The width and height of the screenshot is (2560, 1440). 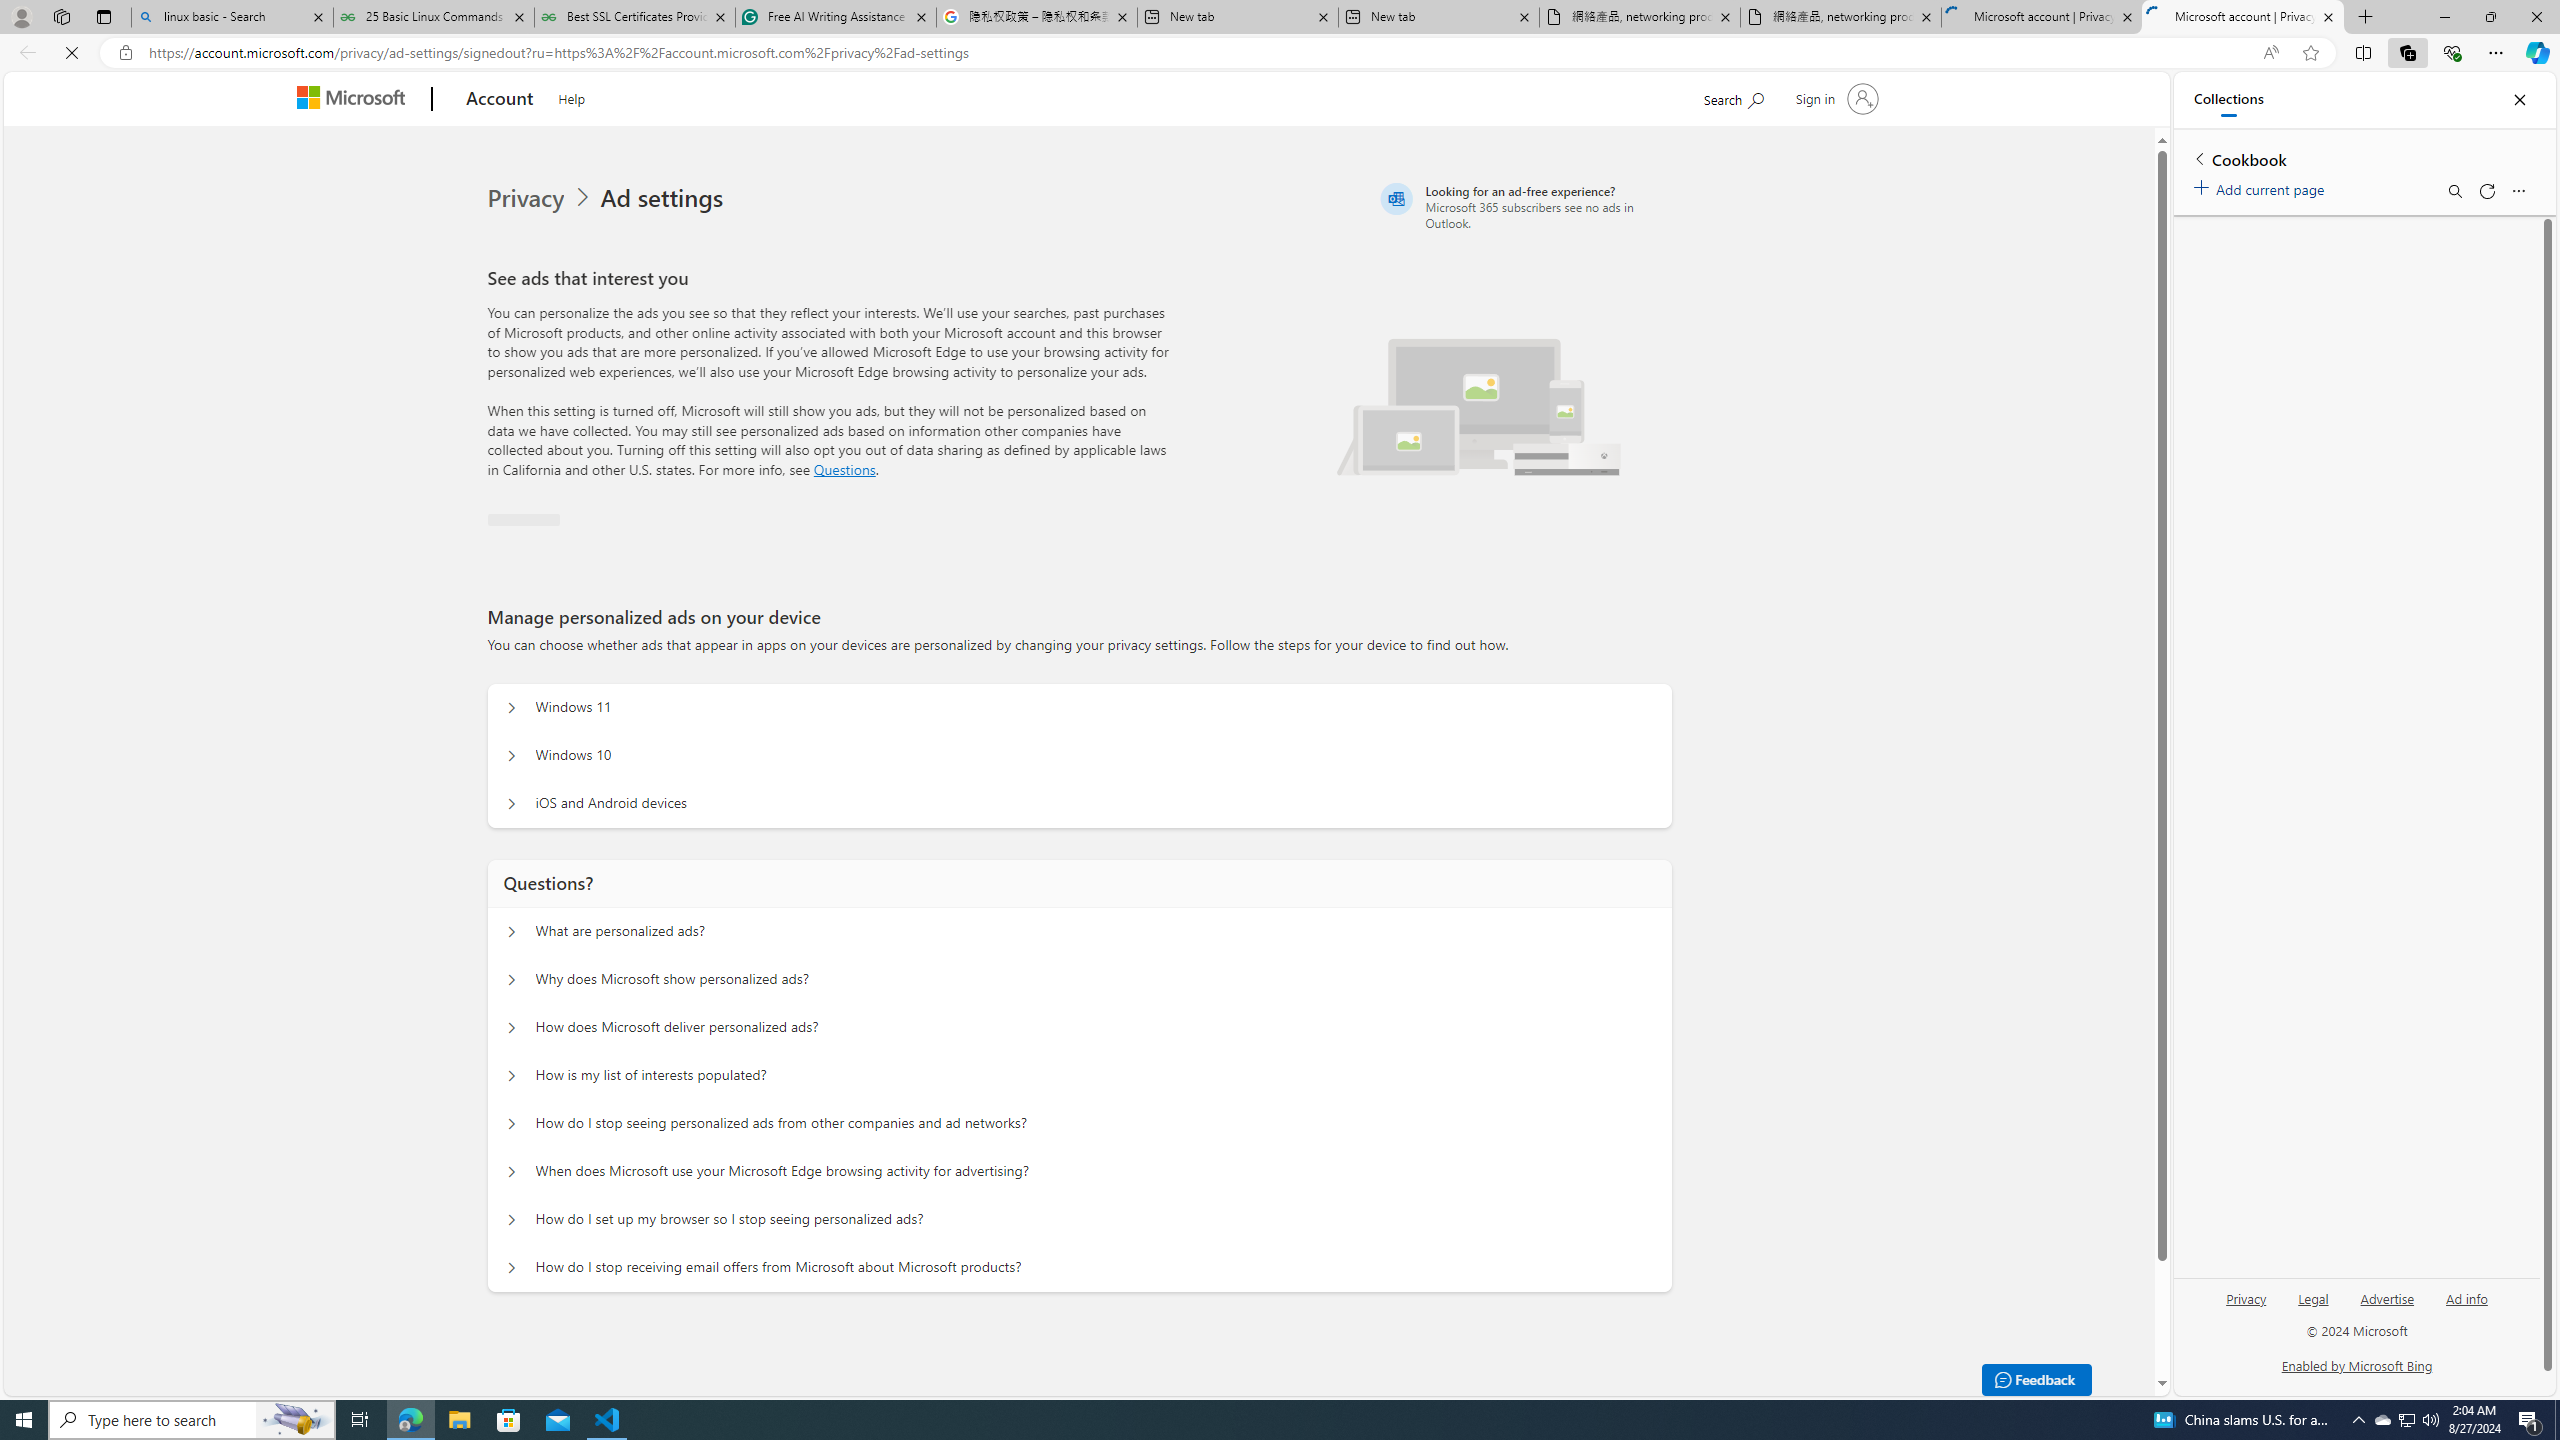 What do you see at coordinates (2262, 184) in the screenshot?
I see `'Add current page'` at bounding box center [2262, 184].